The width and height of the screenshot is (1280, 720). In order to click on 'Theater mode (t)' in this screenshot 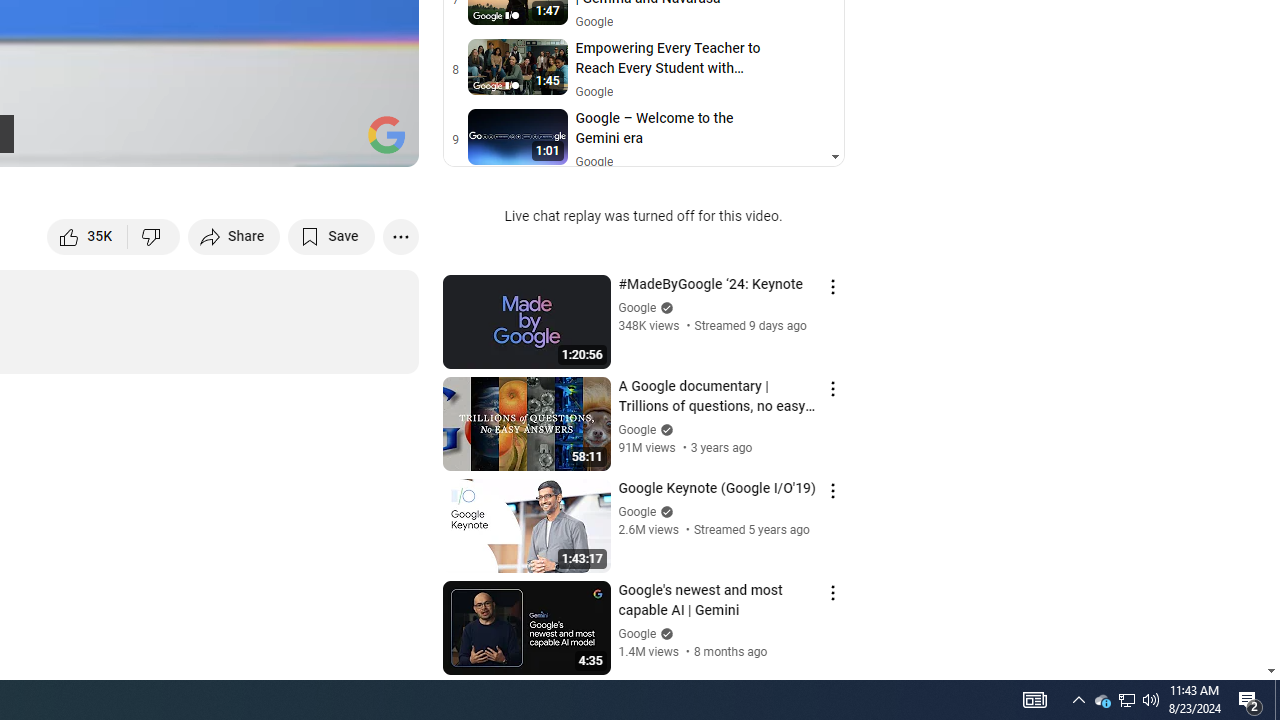, I will do `click(334, 141)`.